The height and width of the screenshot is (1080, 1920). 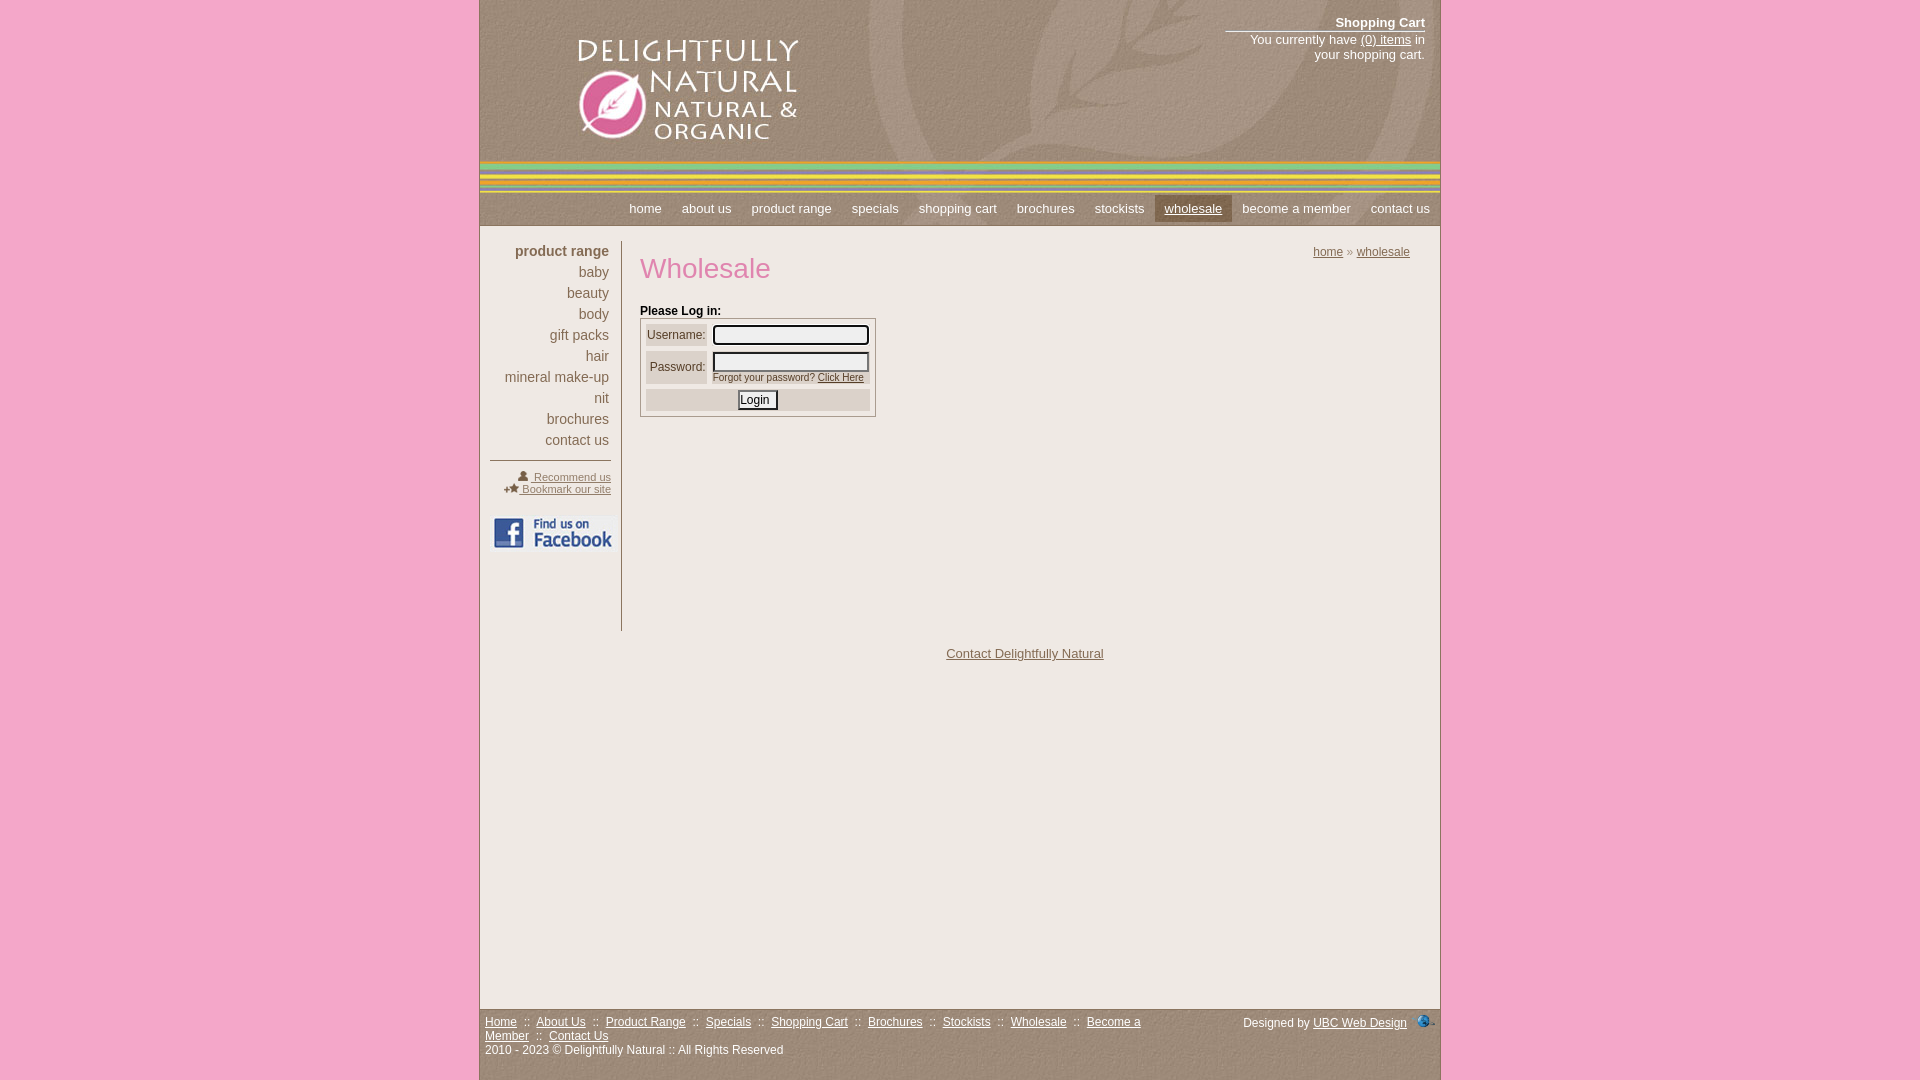 What do you see at coordinates (1025, 653) in the screenshot?
I see `'Contact Delightfully Natural'` at bounding box center [1025, 653].